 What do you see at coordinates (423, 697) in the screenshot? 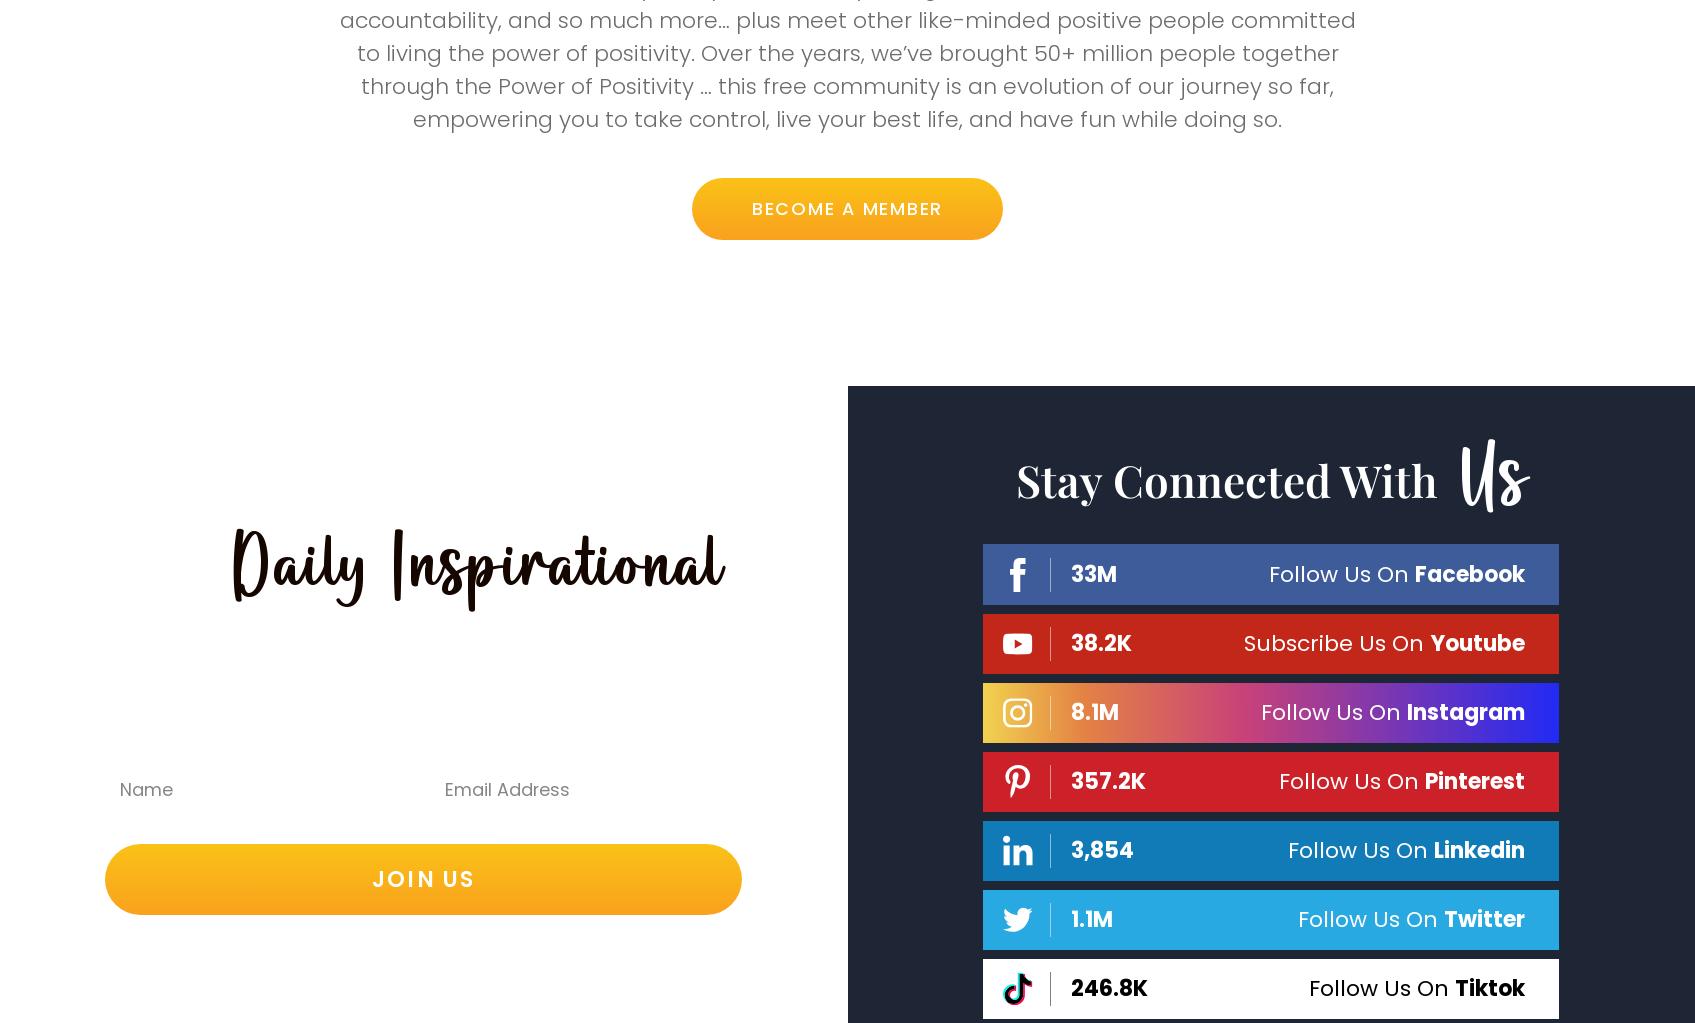
I see `'Content, Articles & Studies
Sent Direct To Your Inbox…'` at bounding box center [423, 697].